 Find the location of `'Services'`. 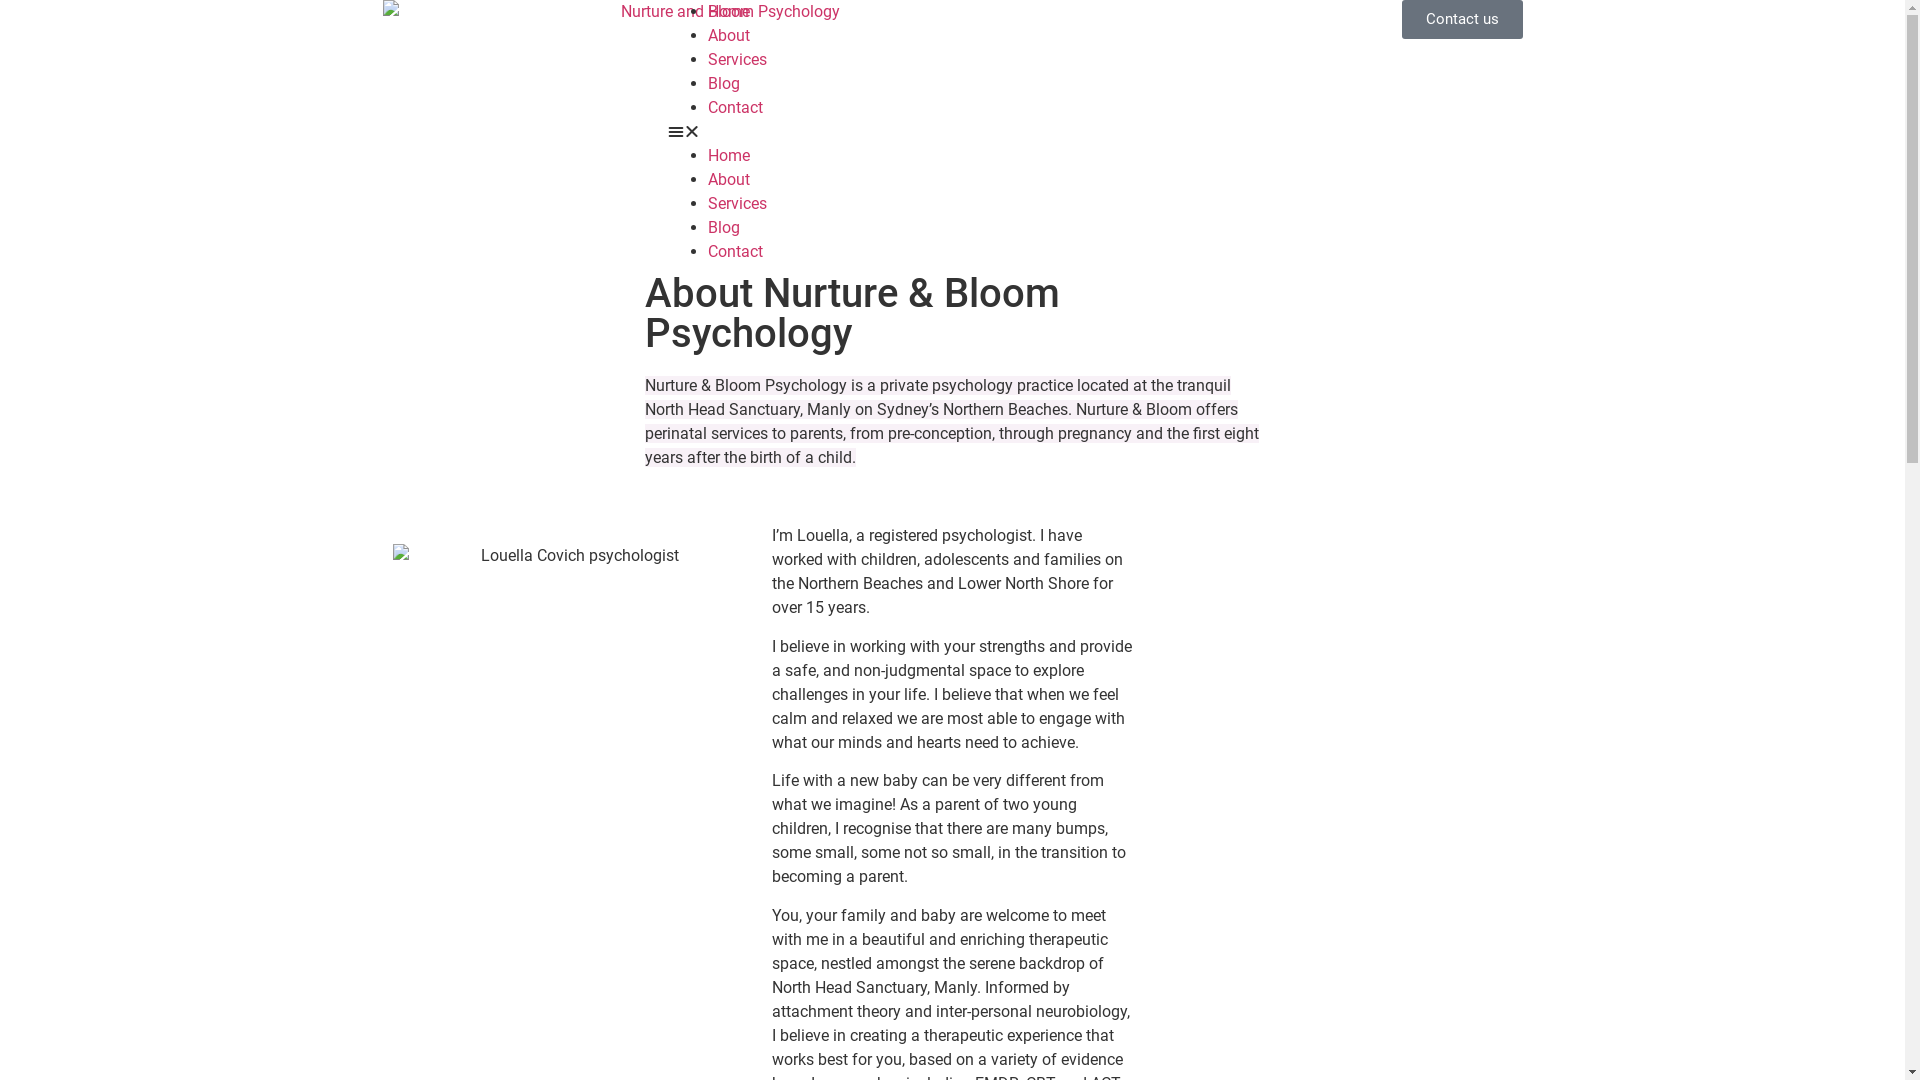

'Services' is located at coordinates (736, 203).